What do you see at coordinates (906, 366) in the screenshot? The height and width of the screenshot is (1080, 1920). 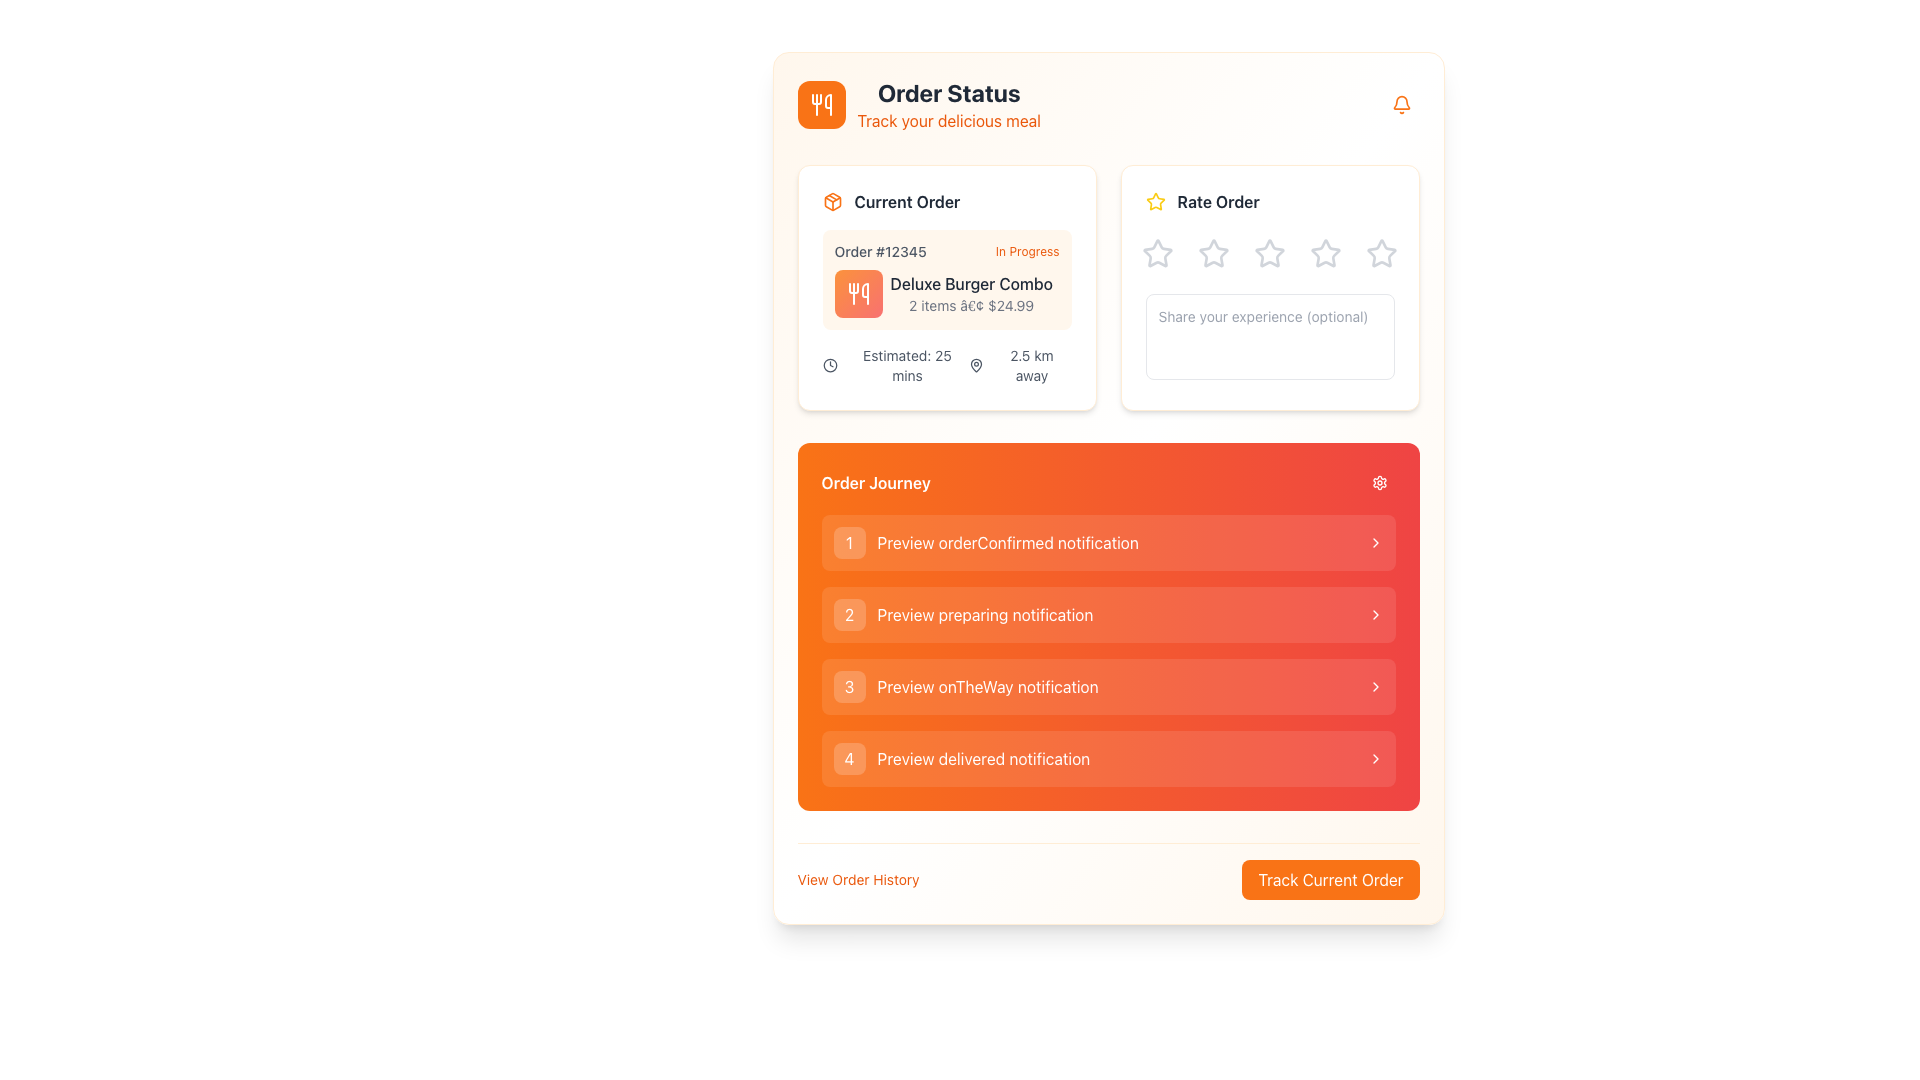 I see `the Label/Text Display that shows the estimated time remaining for the current order, located in the 'Current Order' section below the order details` at bounding box center [906, 366].